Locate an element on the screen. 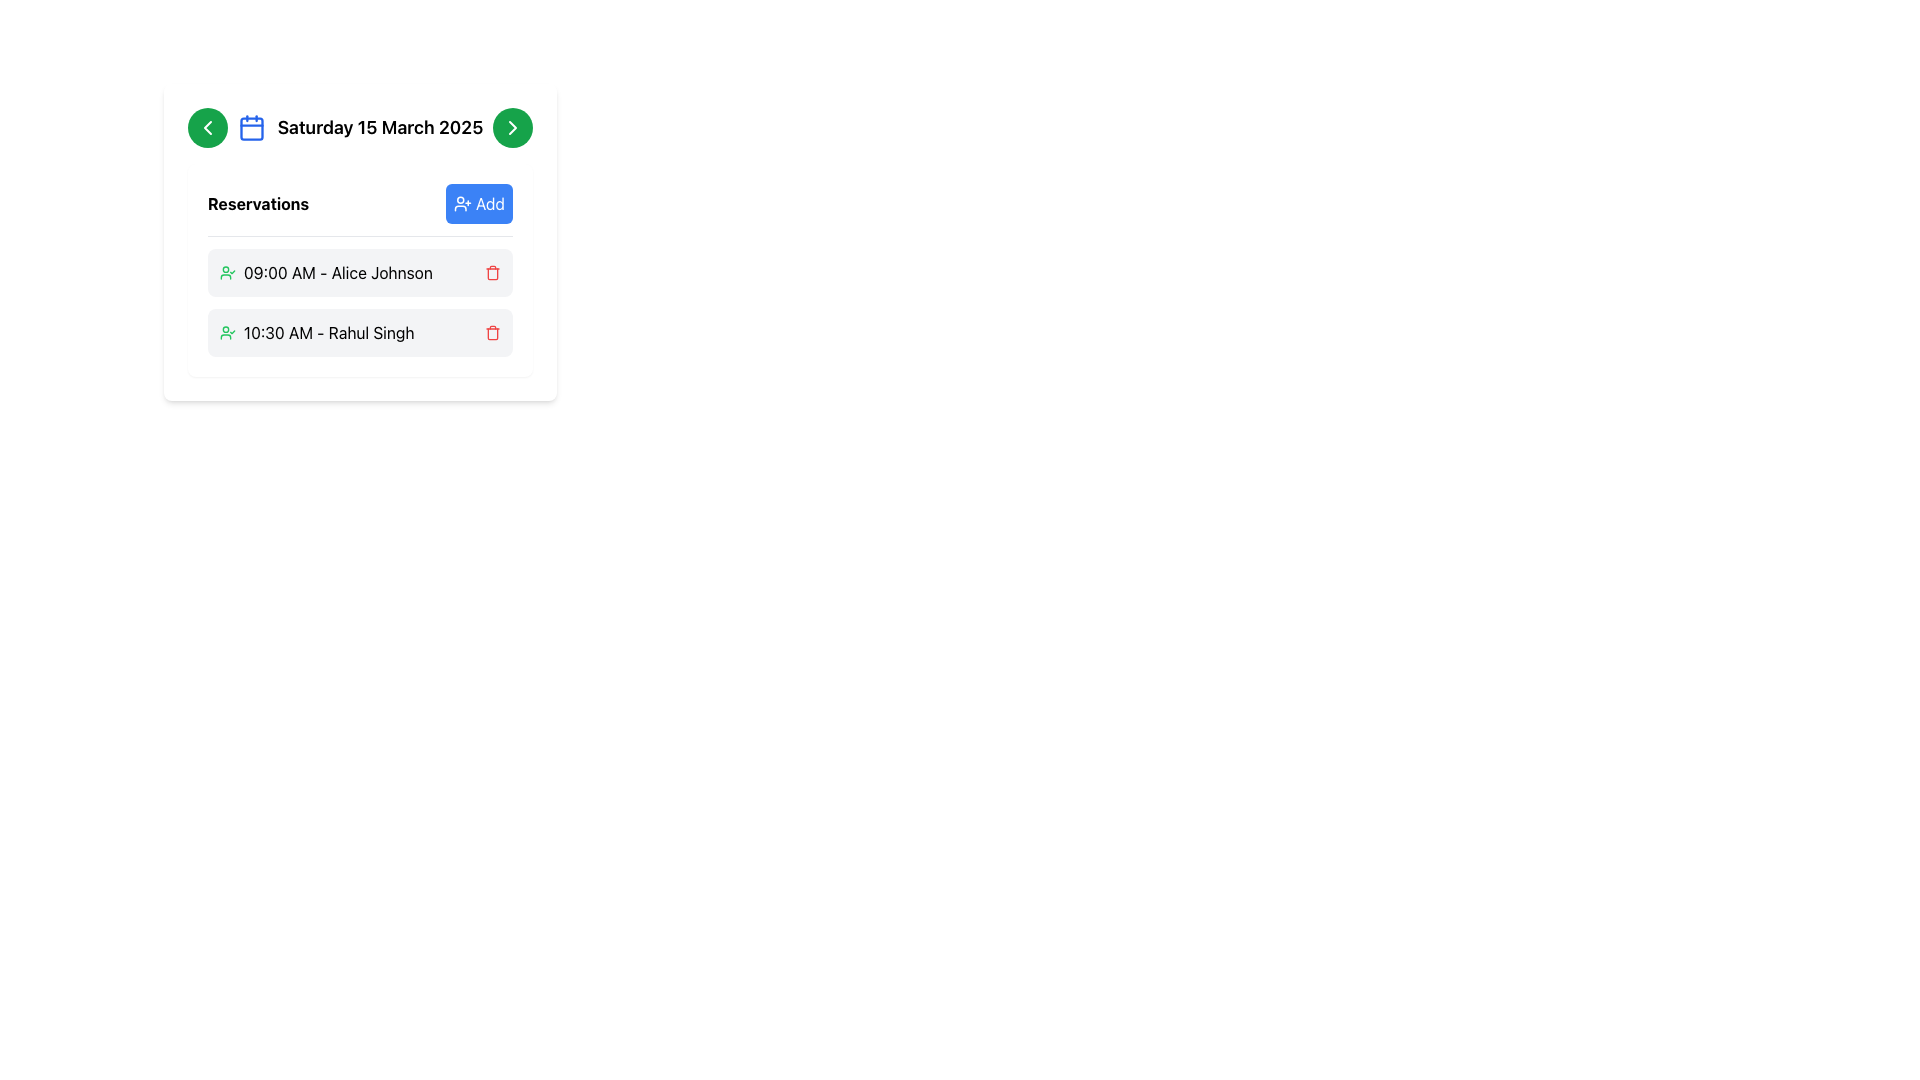 The height and width of the screenshot is (1080, 1920). the delete button located at the far right side of the reservation card for '09:00 AM - Alice Johnson' is located at coordinates (493, 273).